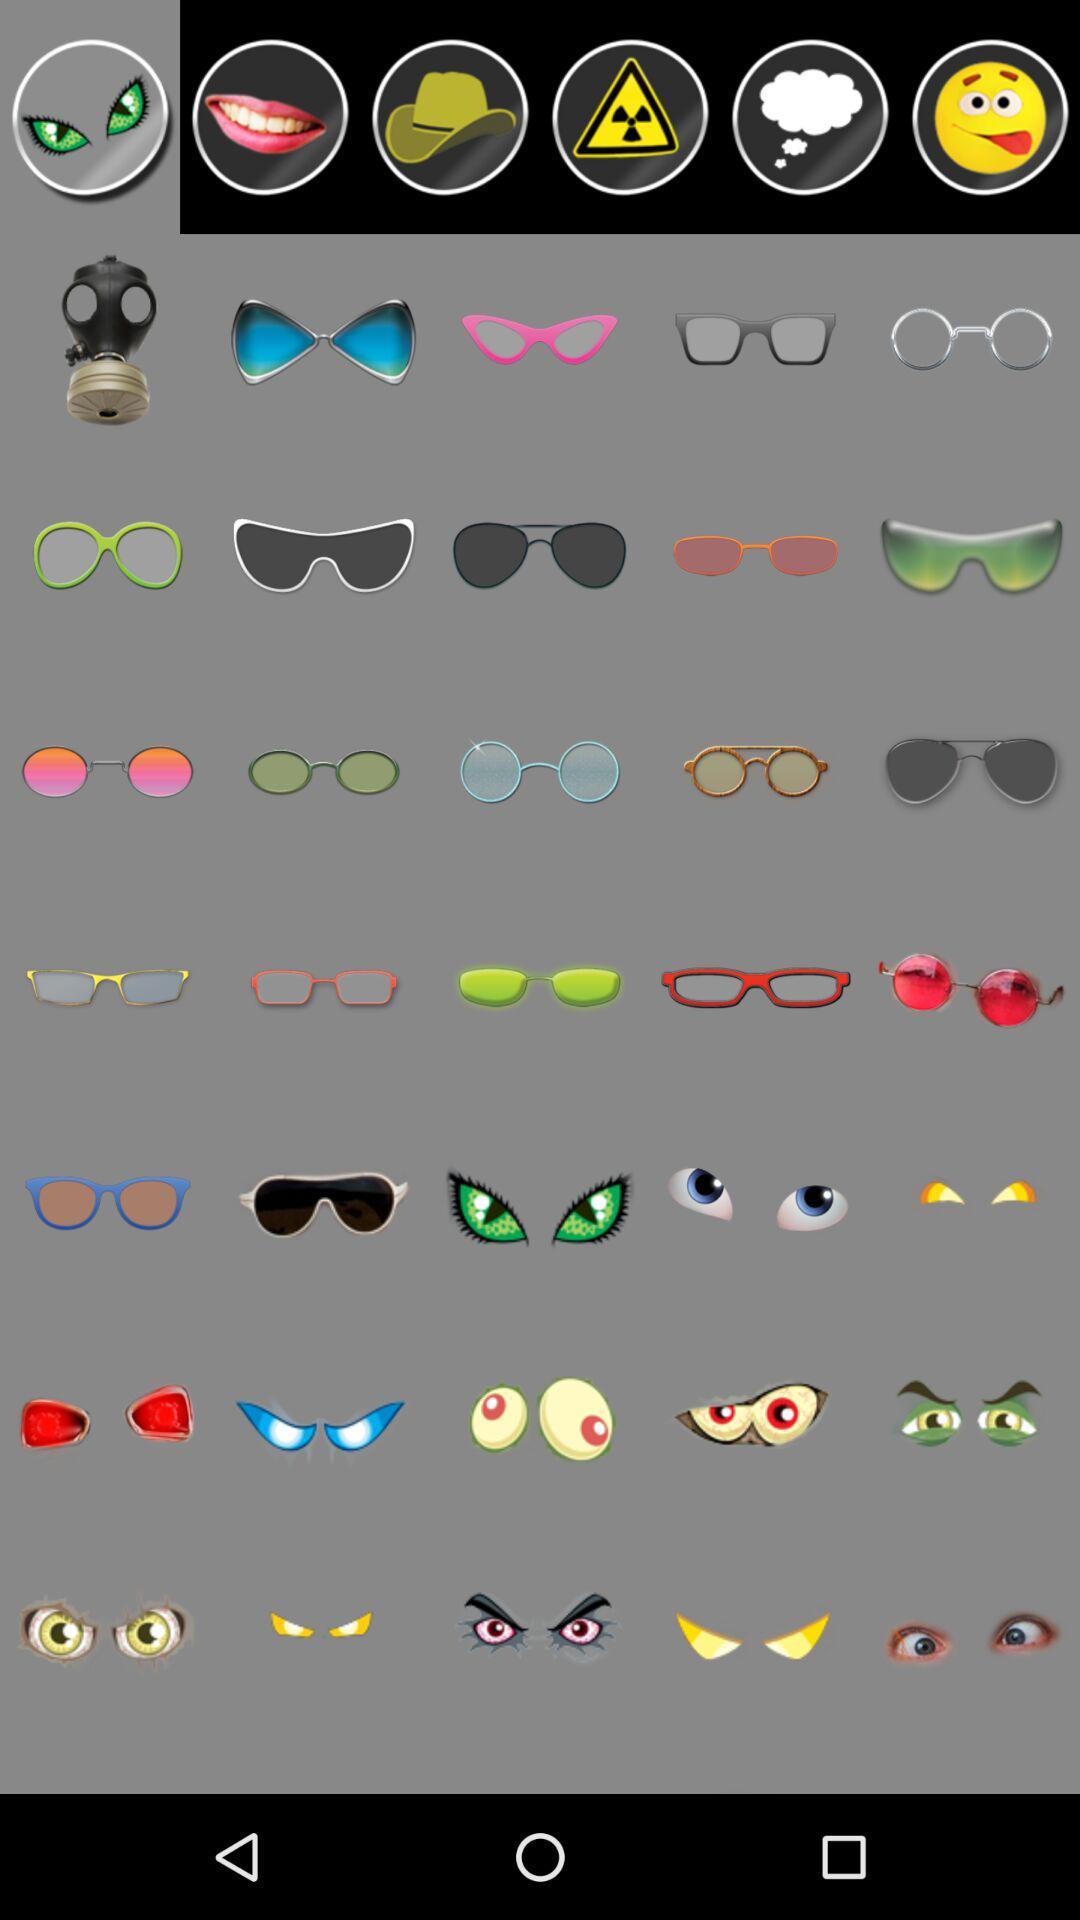 This screenshot has width=1080, height=1920. I want to click on the minus icon, so click(270, 124).